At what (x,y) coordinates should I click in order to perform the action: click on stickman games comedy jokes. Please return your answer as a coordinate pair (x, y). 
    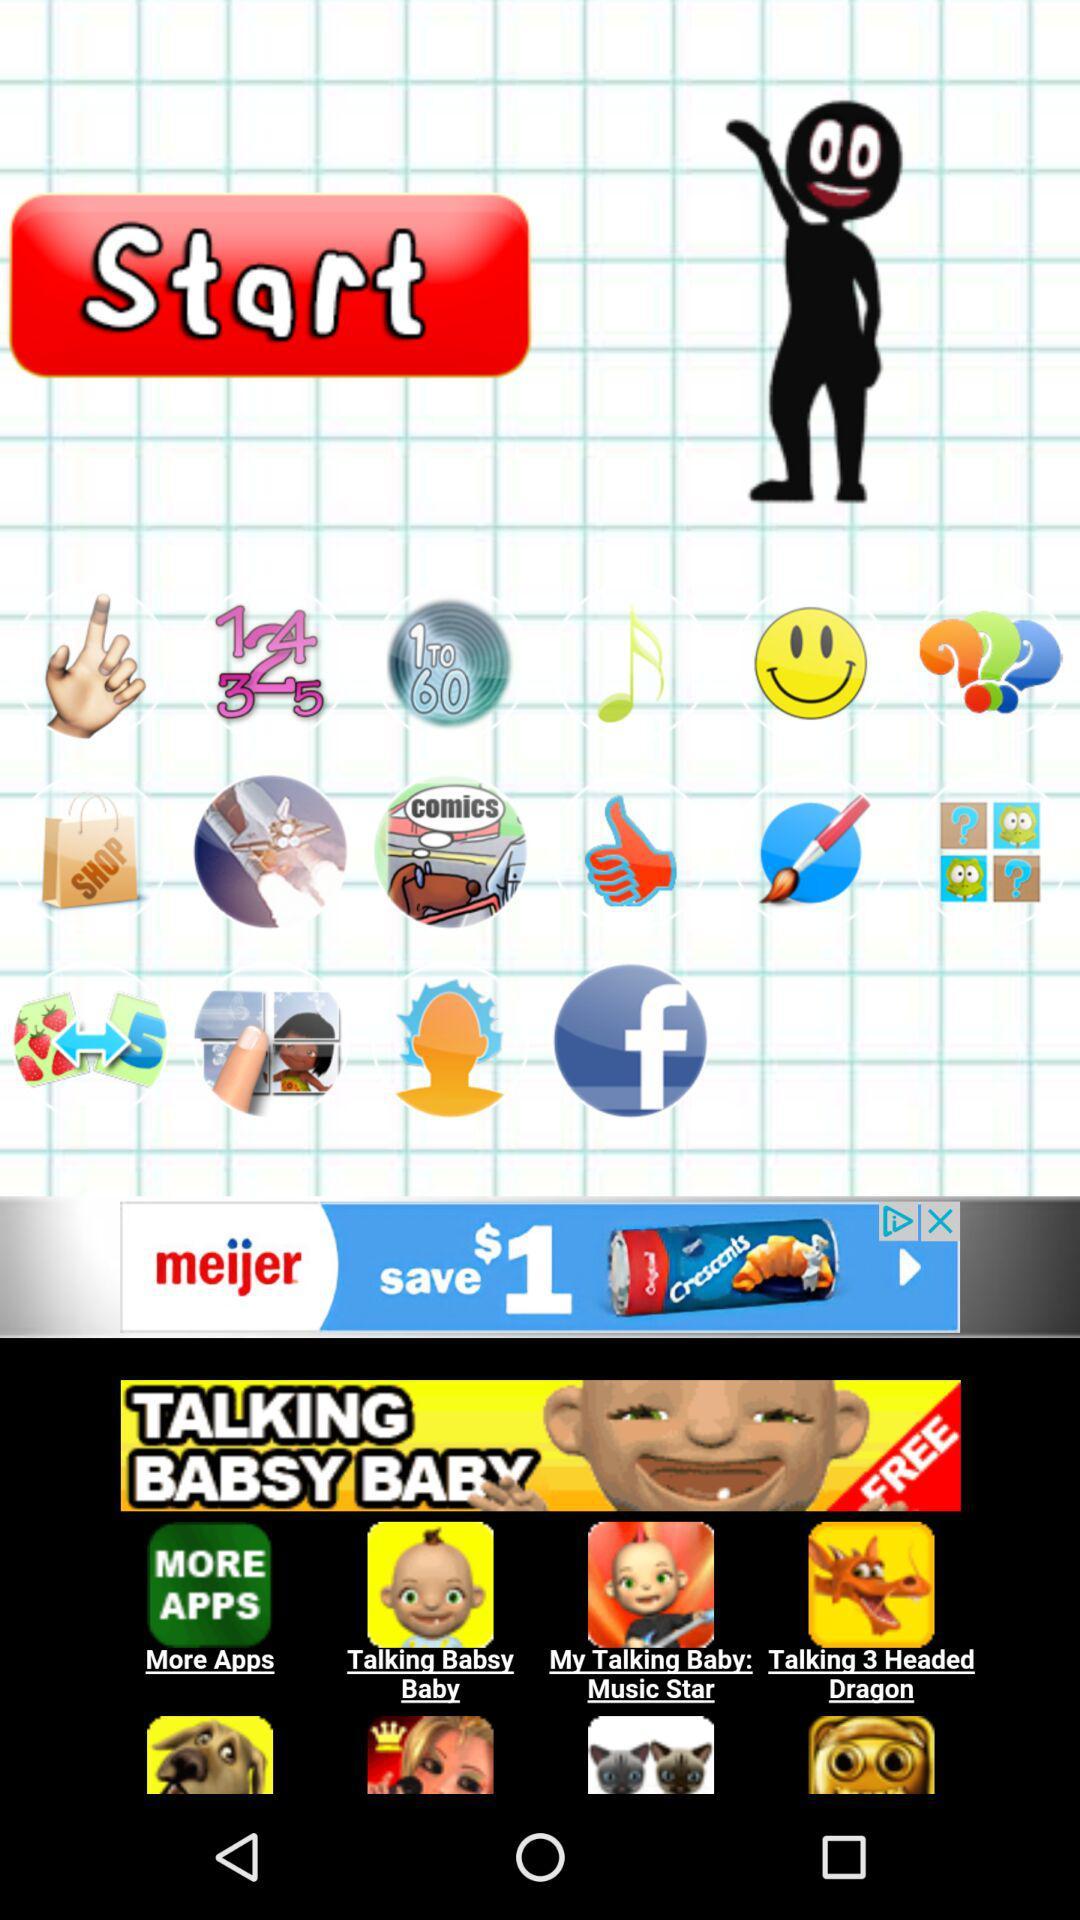
    Looking at the image, I should click on (450, 662).